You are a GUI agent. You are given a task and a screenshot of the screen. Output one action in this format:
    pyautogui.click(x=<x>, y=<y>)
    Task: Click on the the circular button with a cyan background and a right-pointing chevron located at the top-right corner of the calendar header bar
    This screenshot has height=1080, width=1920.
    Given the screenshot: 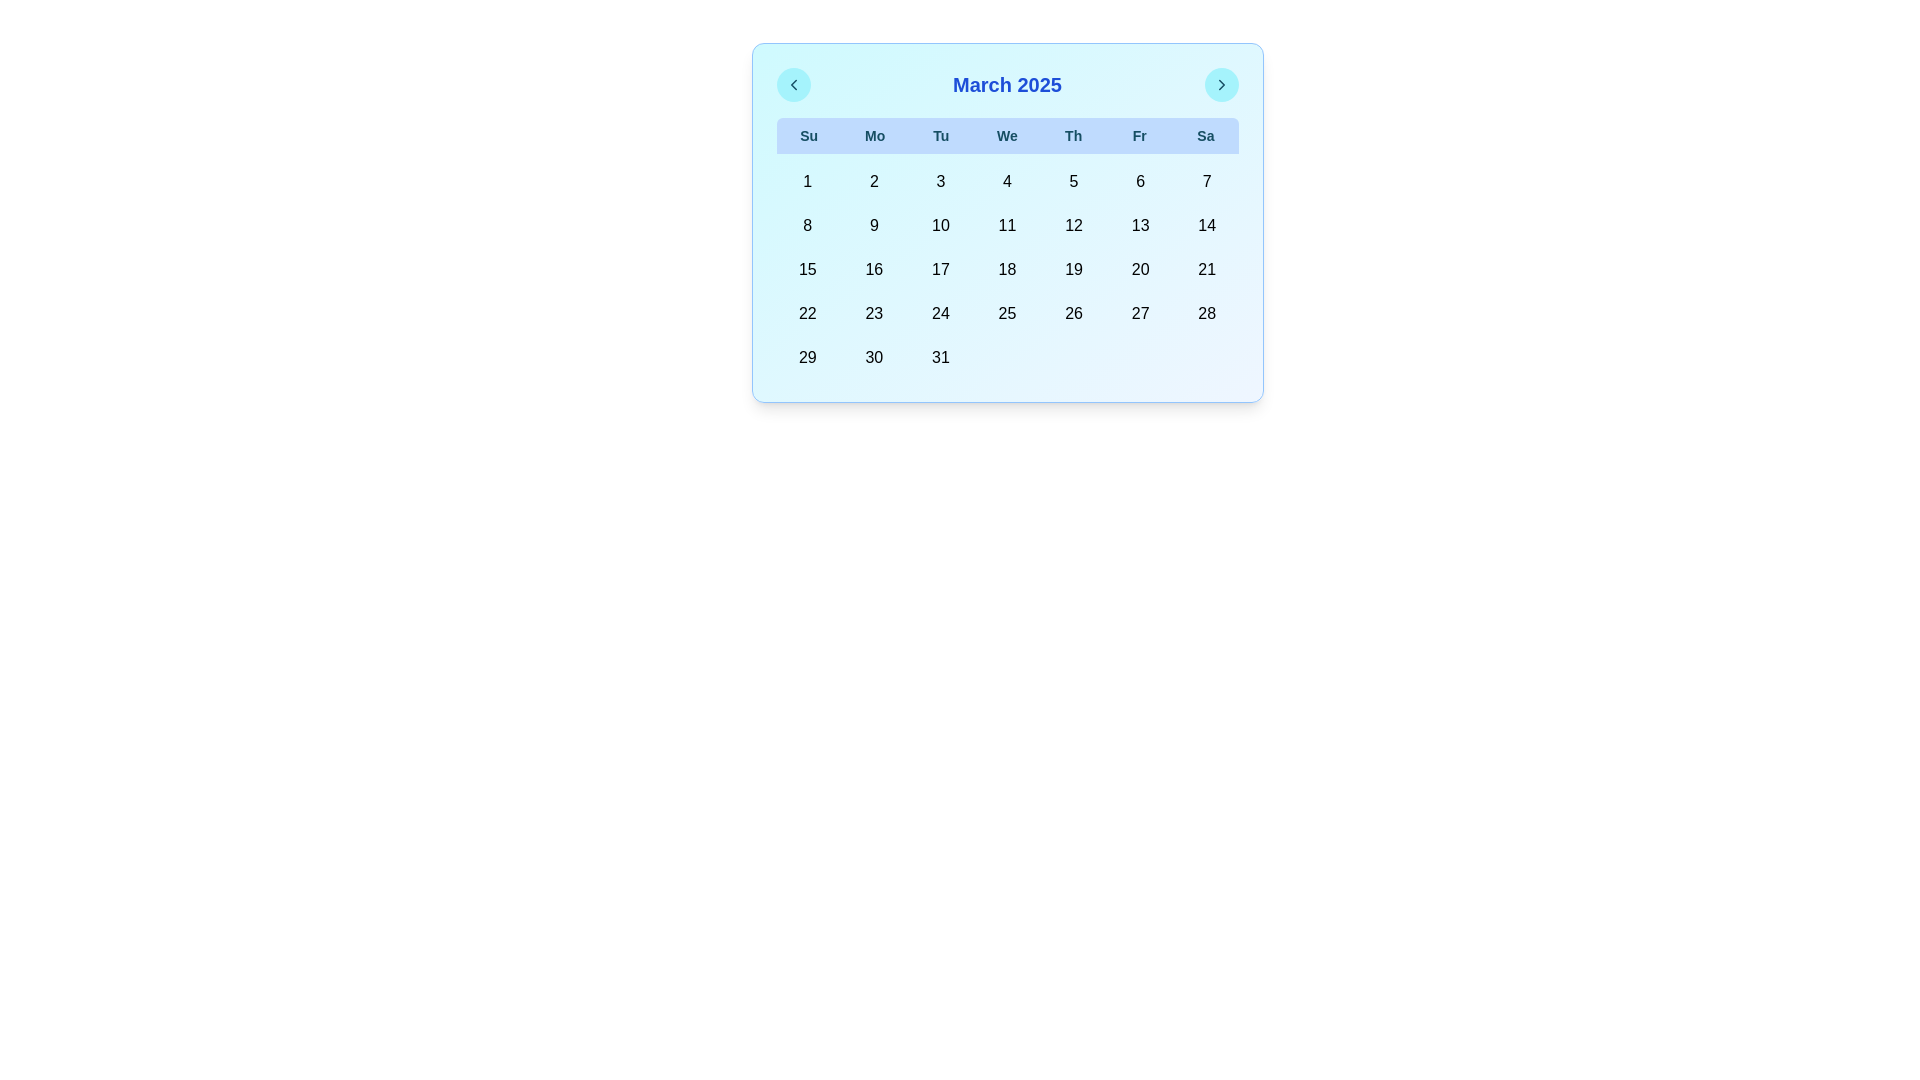 What is the action you would take?
    pyautogui.click(x=1220, y=83)
    